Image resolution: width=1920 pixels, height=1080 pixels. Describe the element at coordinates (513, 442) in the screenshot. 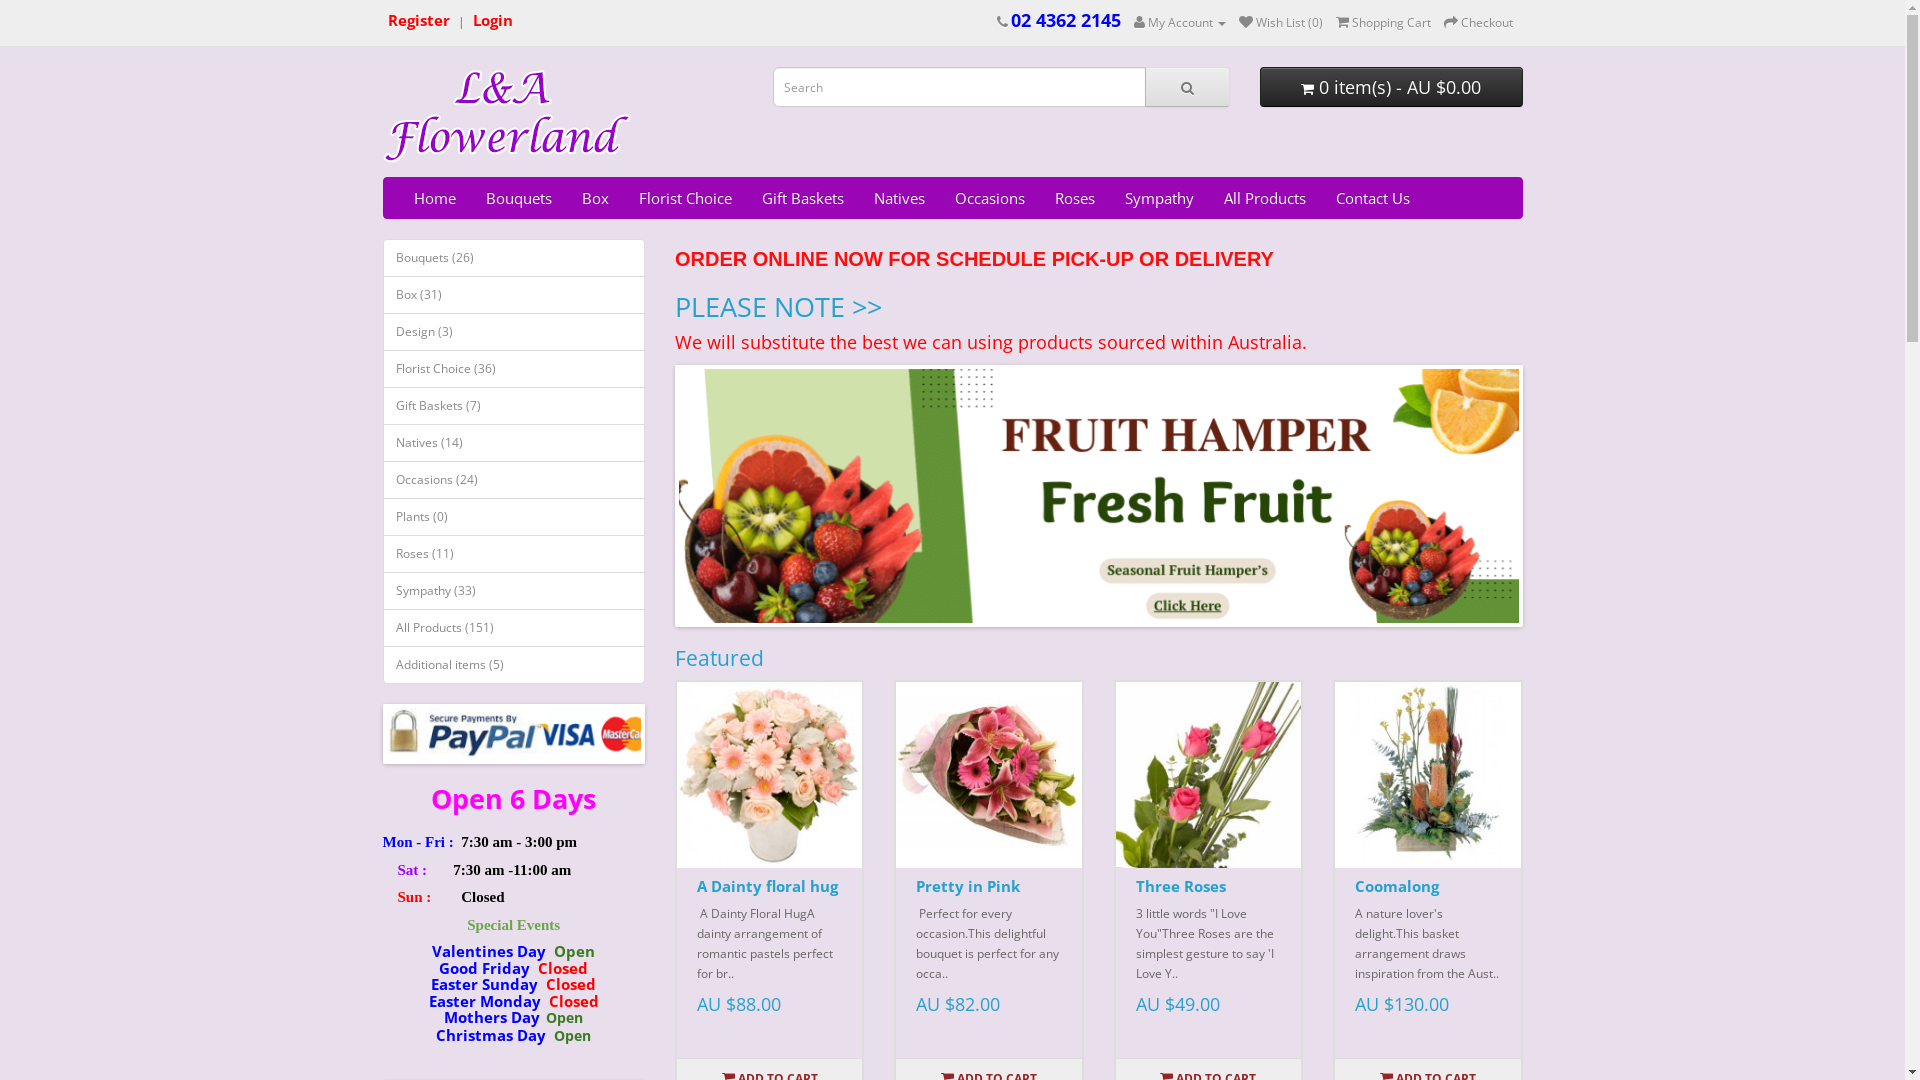

I see `'Natives (14)'` at that location.